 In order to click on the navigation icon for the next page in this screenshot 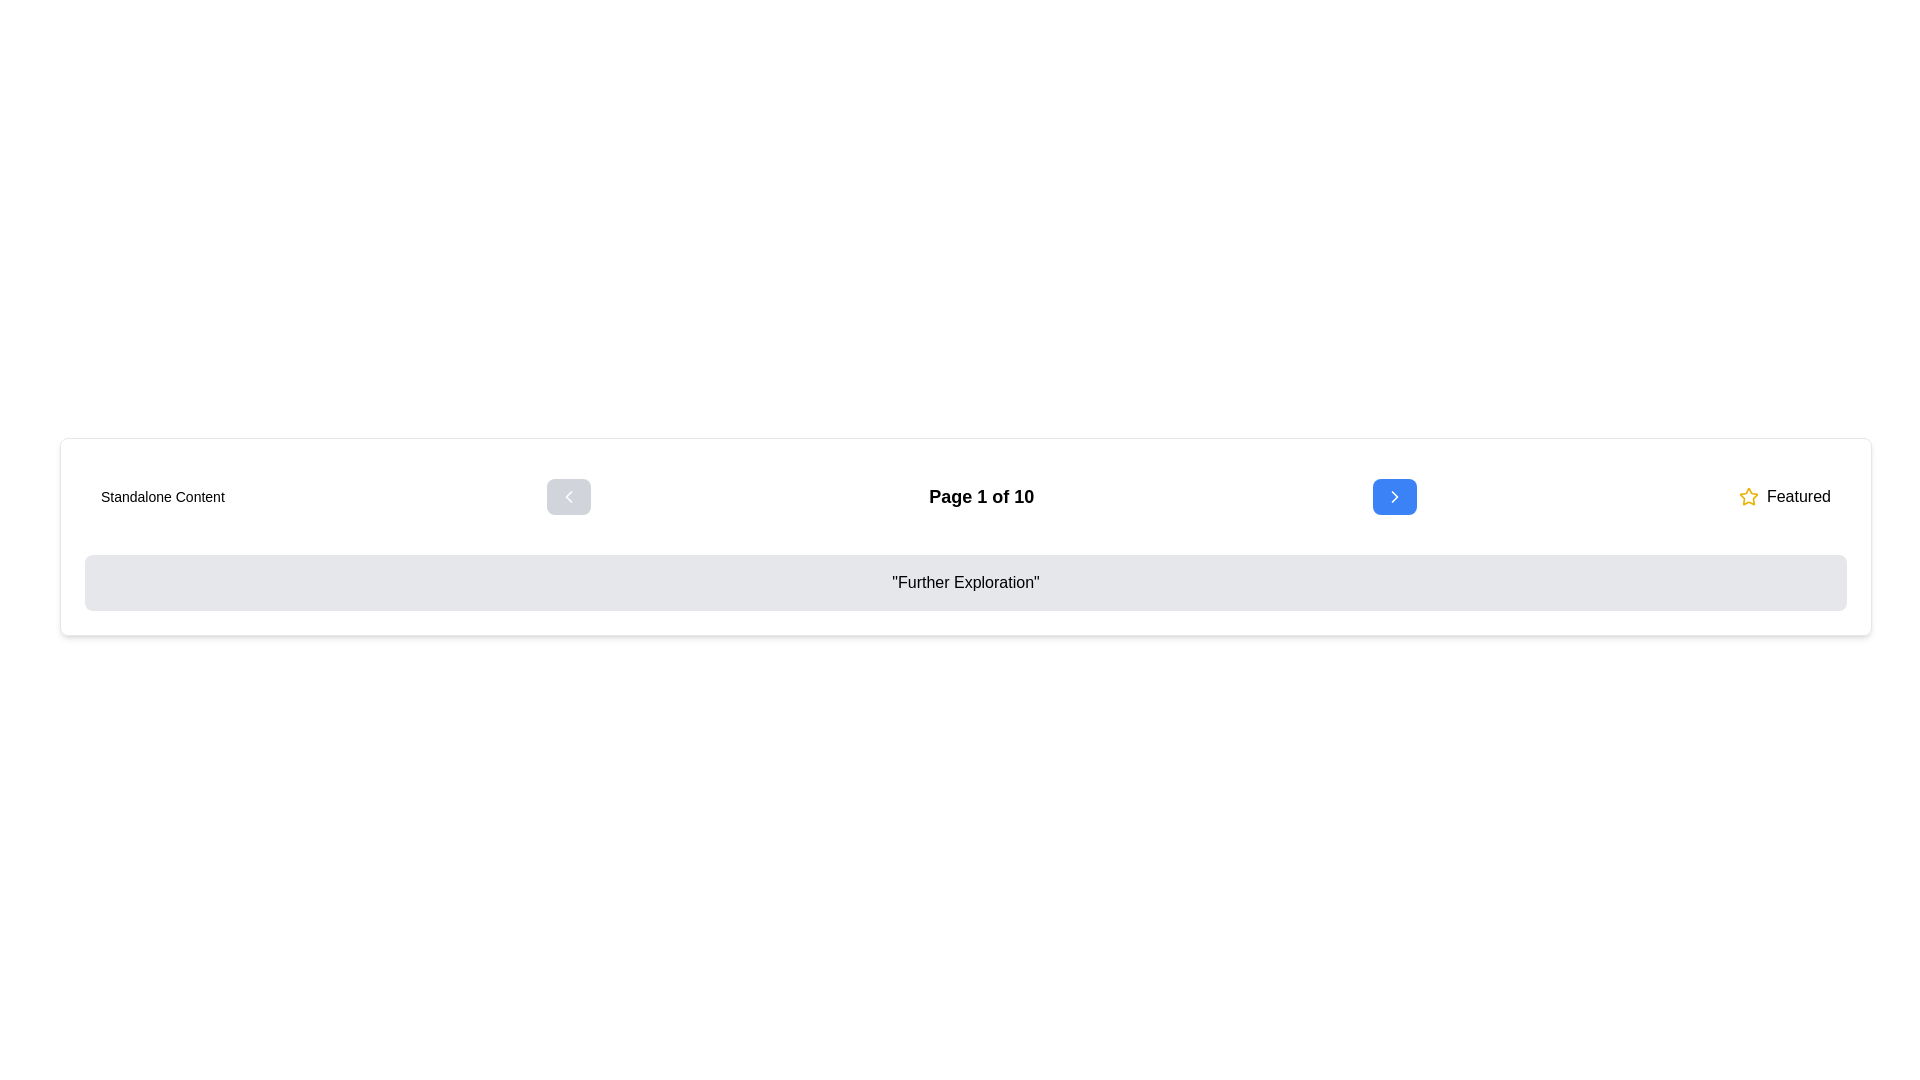, I will do `click(1393, 496)`.